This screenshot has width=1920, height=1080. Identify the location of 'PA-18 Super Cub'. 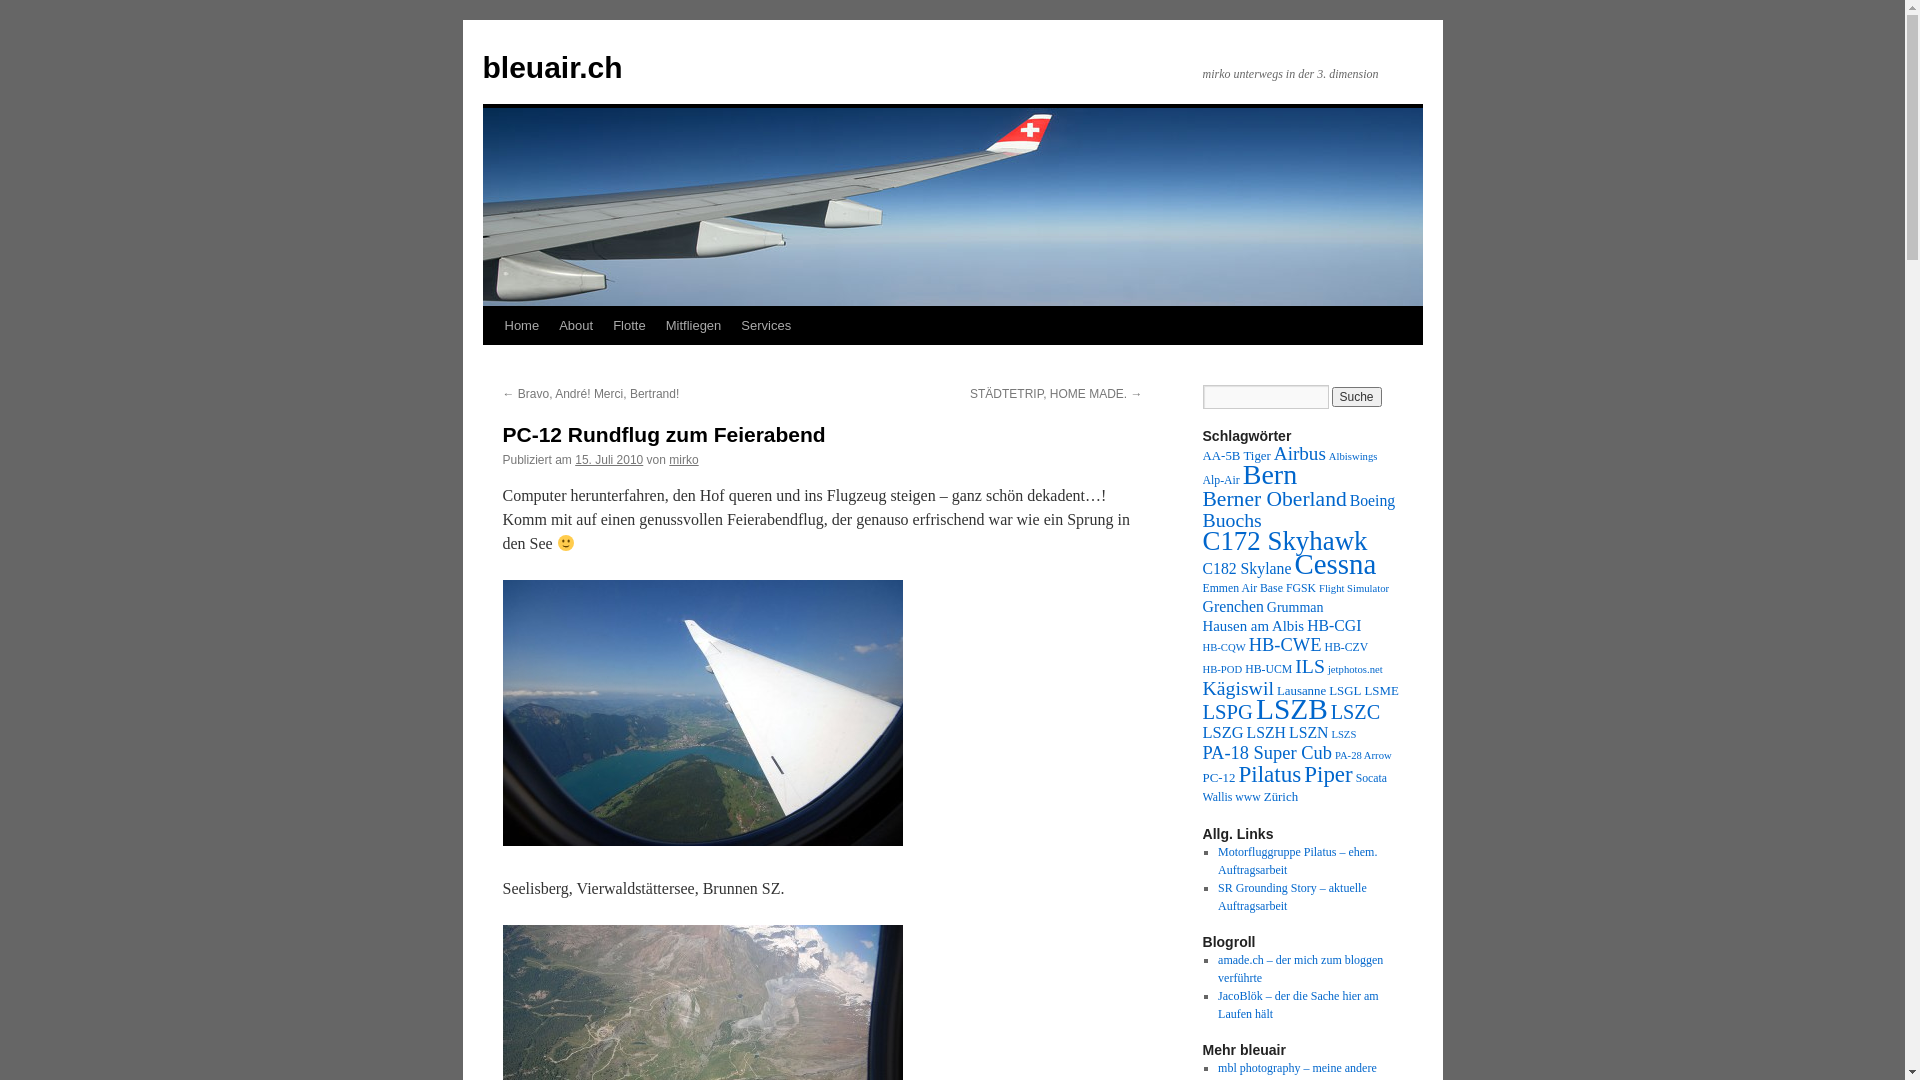
(1265, 752).